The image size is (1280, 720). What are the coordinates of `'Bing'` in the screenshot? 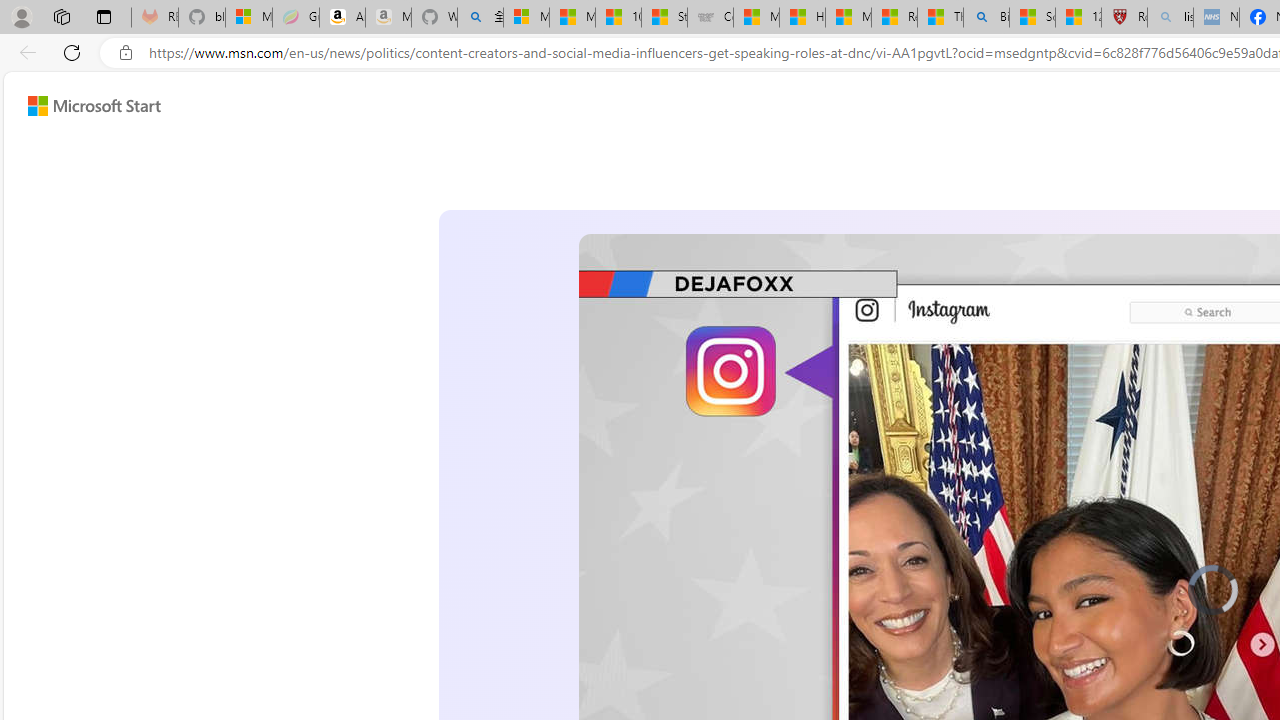 It's located at (986, 17).